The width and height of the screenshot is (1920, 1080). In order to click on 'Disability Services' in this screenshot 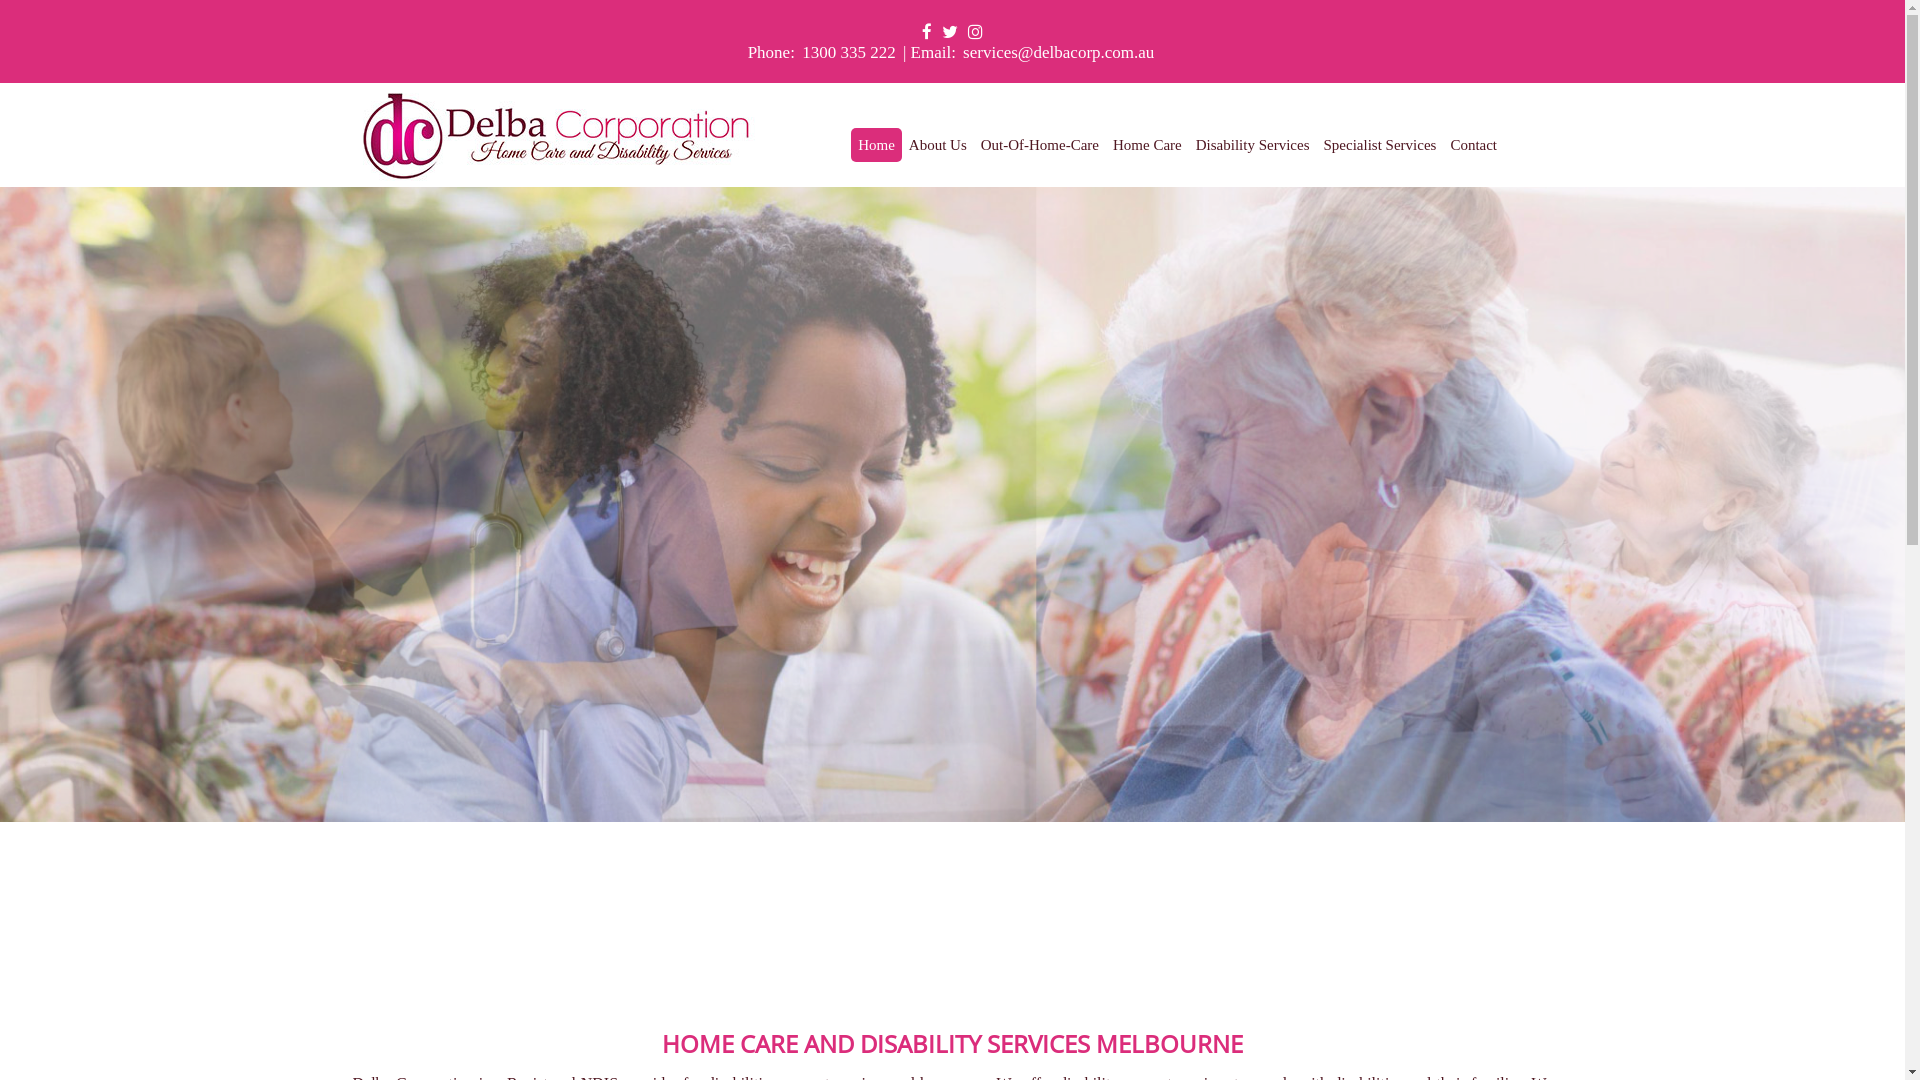, I will do `click(1251, 144)`.